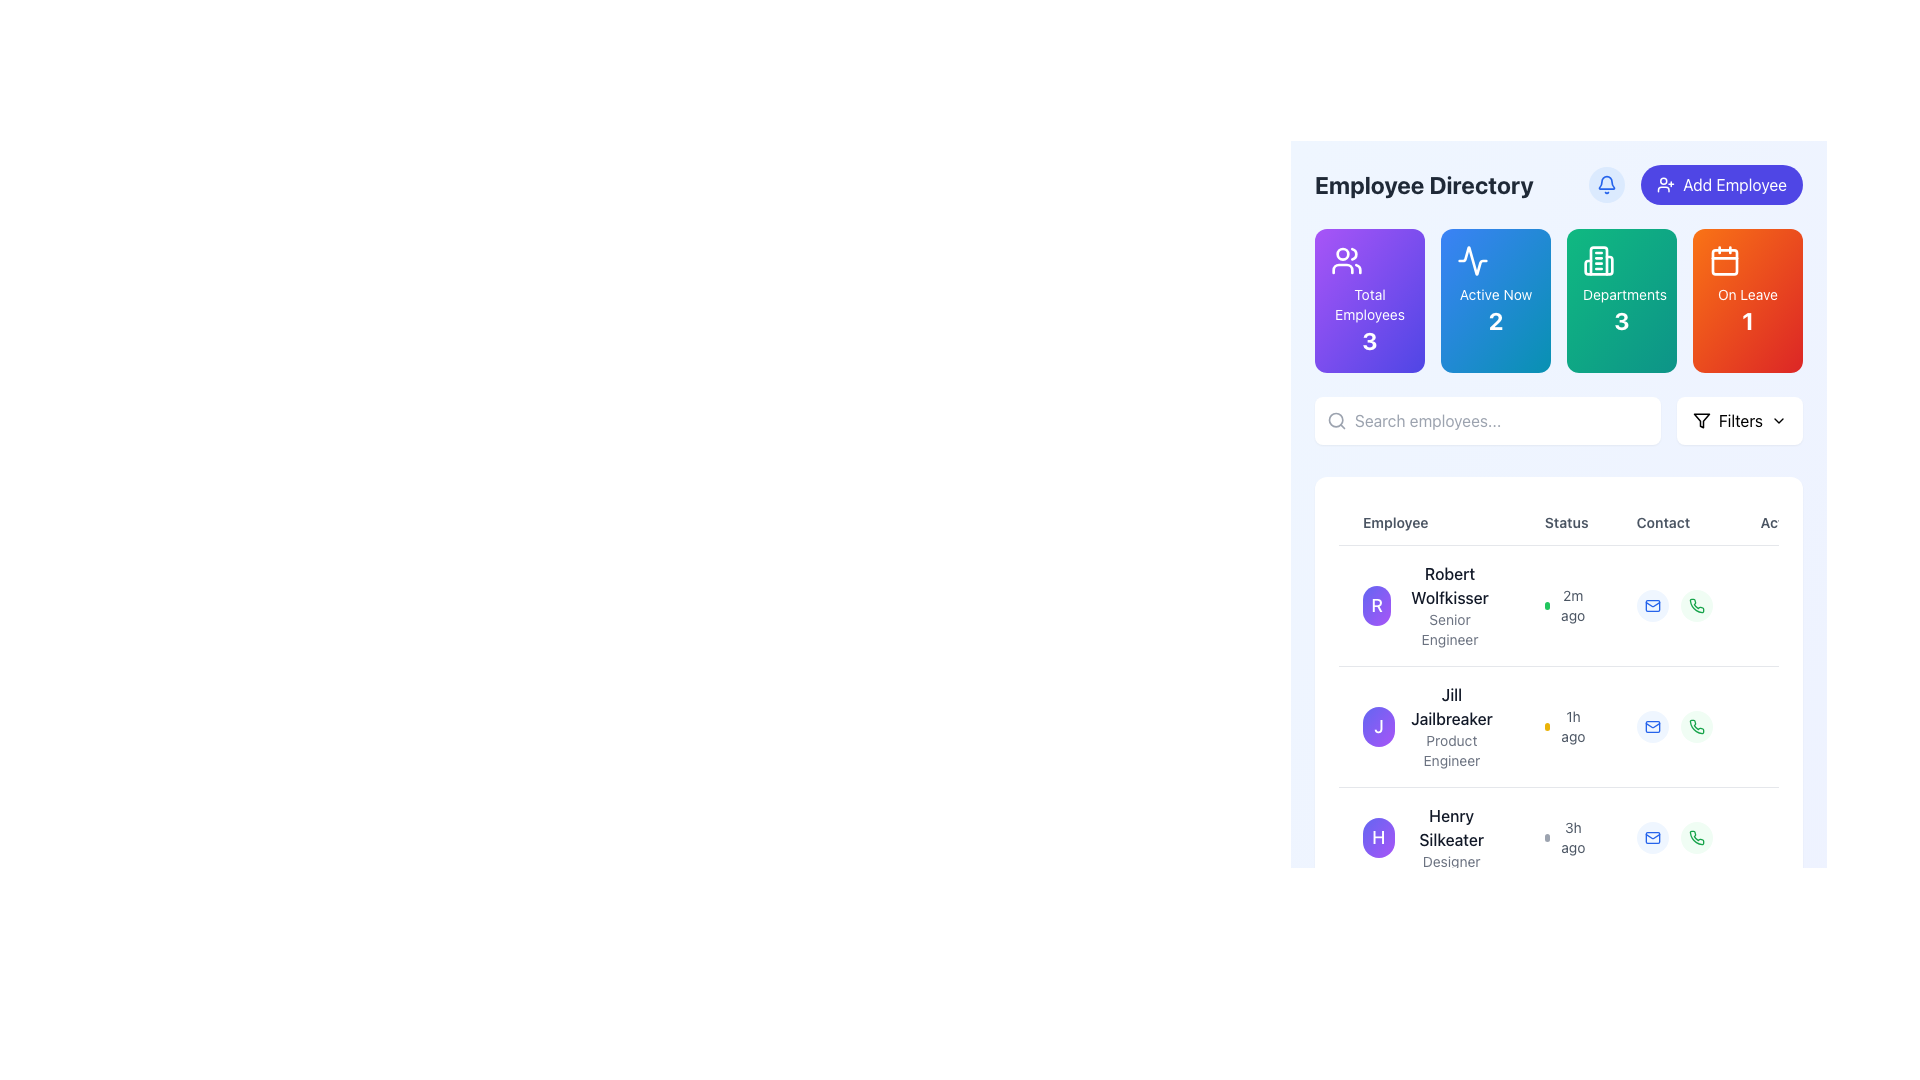  Describe the element at coordinates (1674, 522) in the screenshot. I see `the text label indicating contact information in the header row of the table, which is positioned third after 'Employee' and 'Status' columns` at that location.